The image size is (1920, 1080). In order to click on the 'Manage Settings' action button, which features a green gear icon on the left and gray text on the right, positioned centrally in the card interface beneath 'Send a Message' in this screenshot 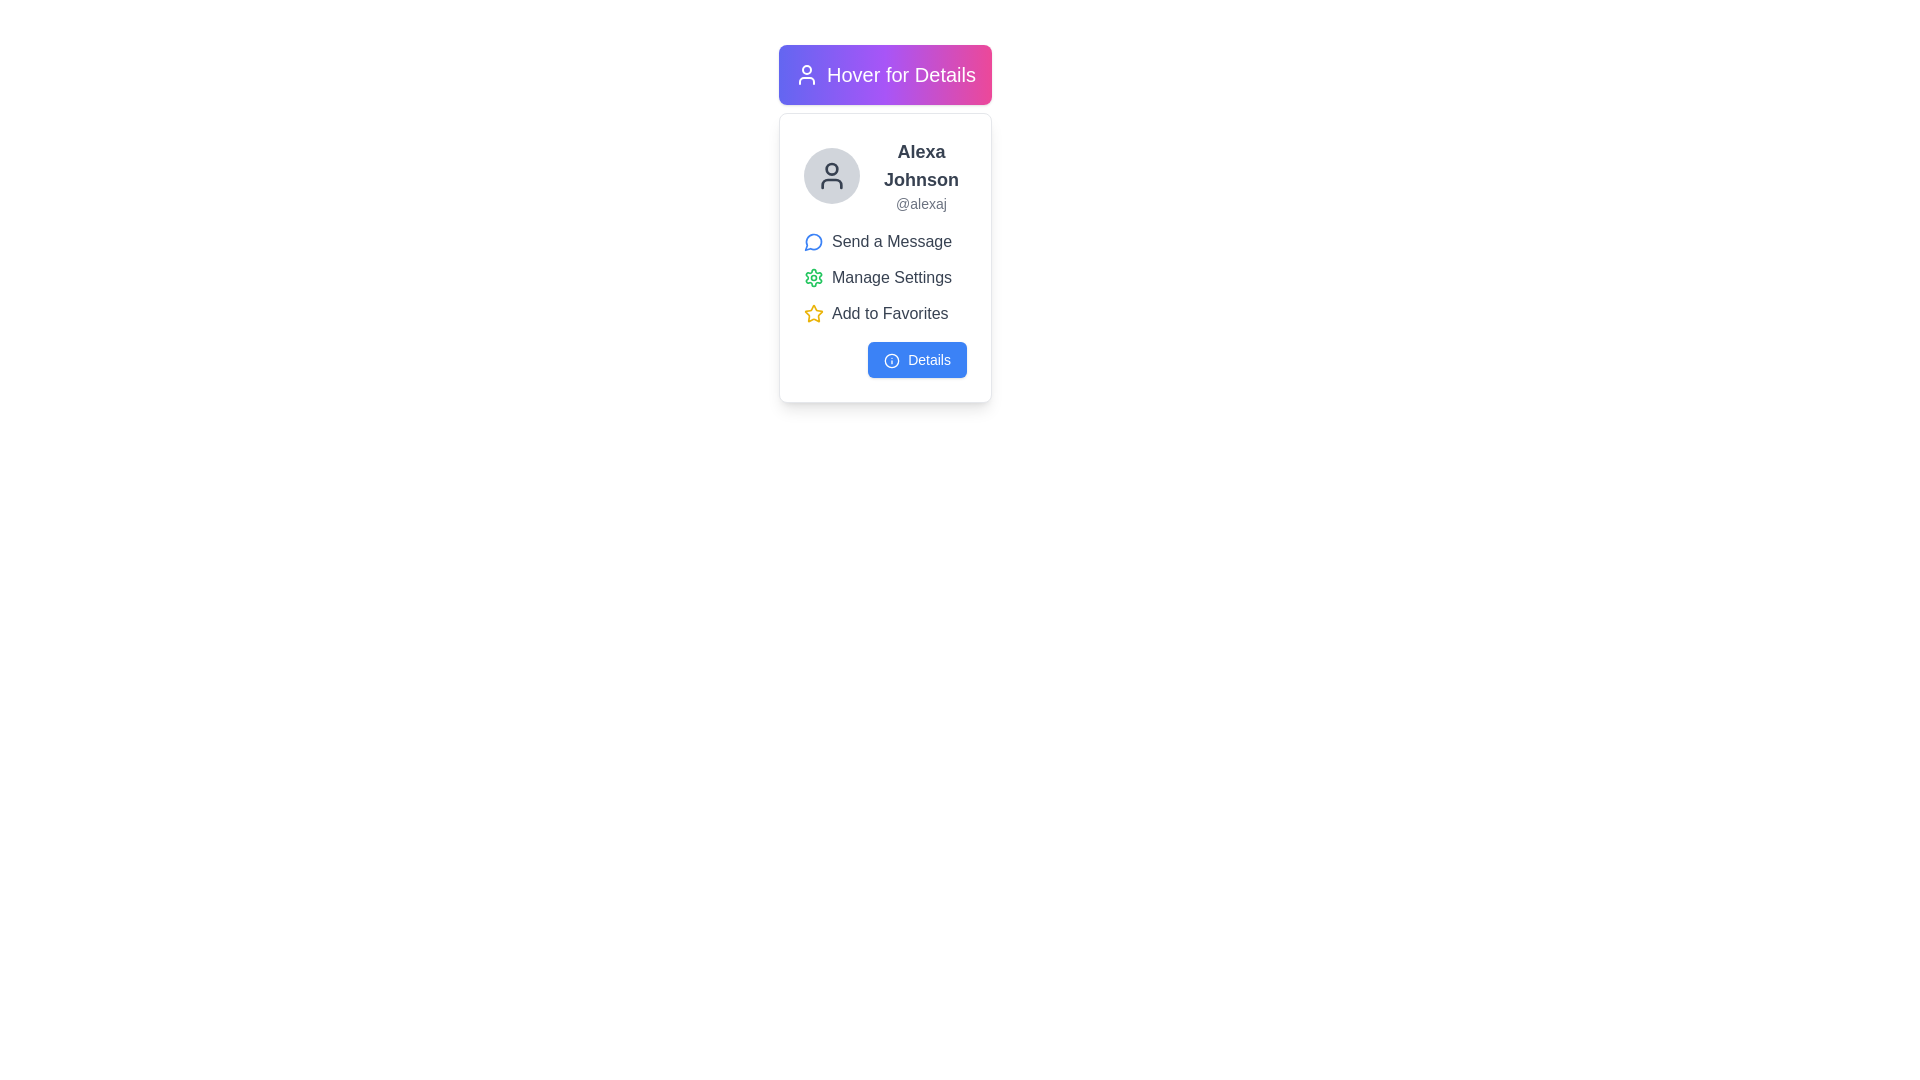, I will do `click(884, 277)`.